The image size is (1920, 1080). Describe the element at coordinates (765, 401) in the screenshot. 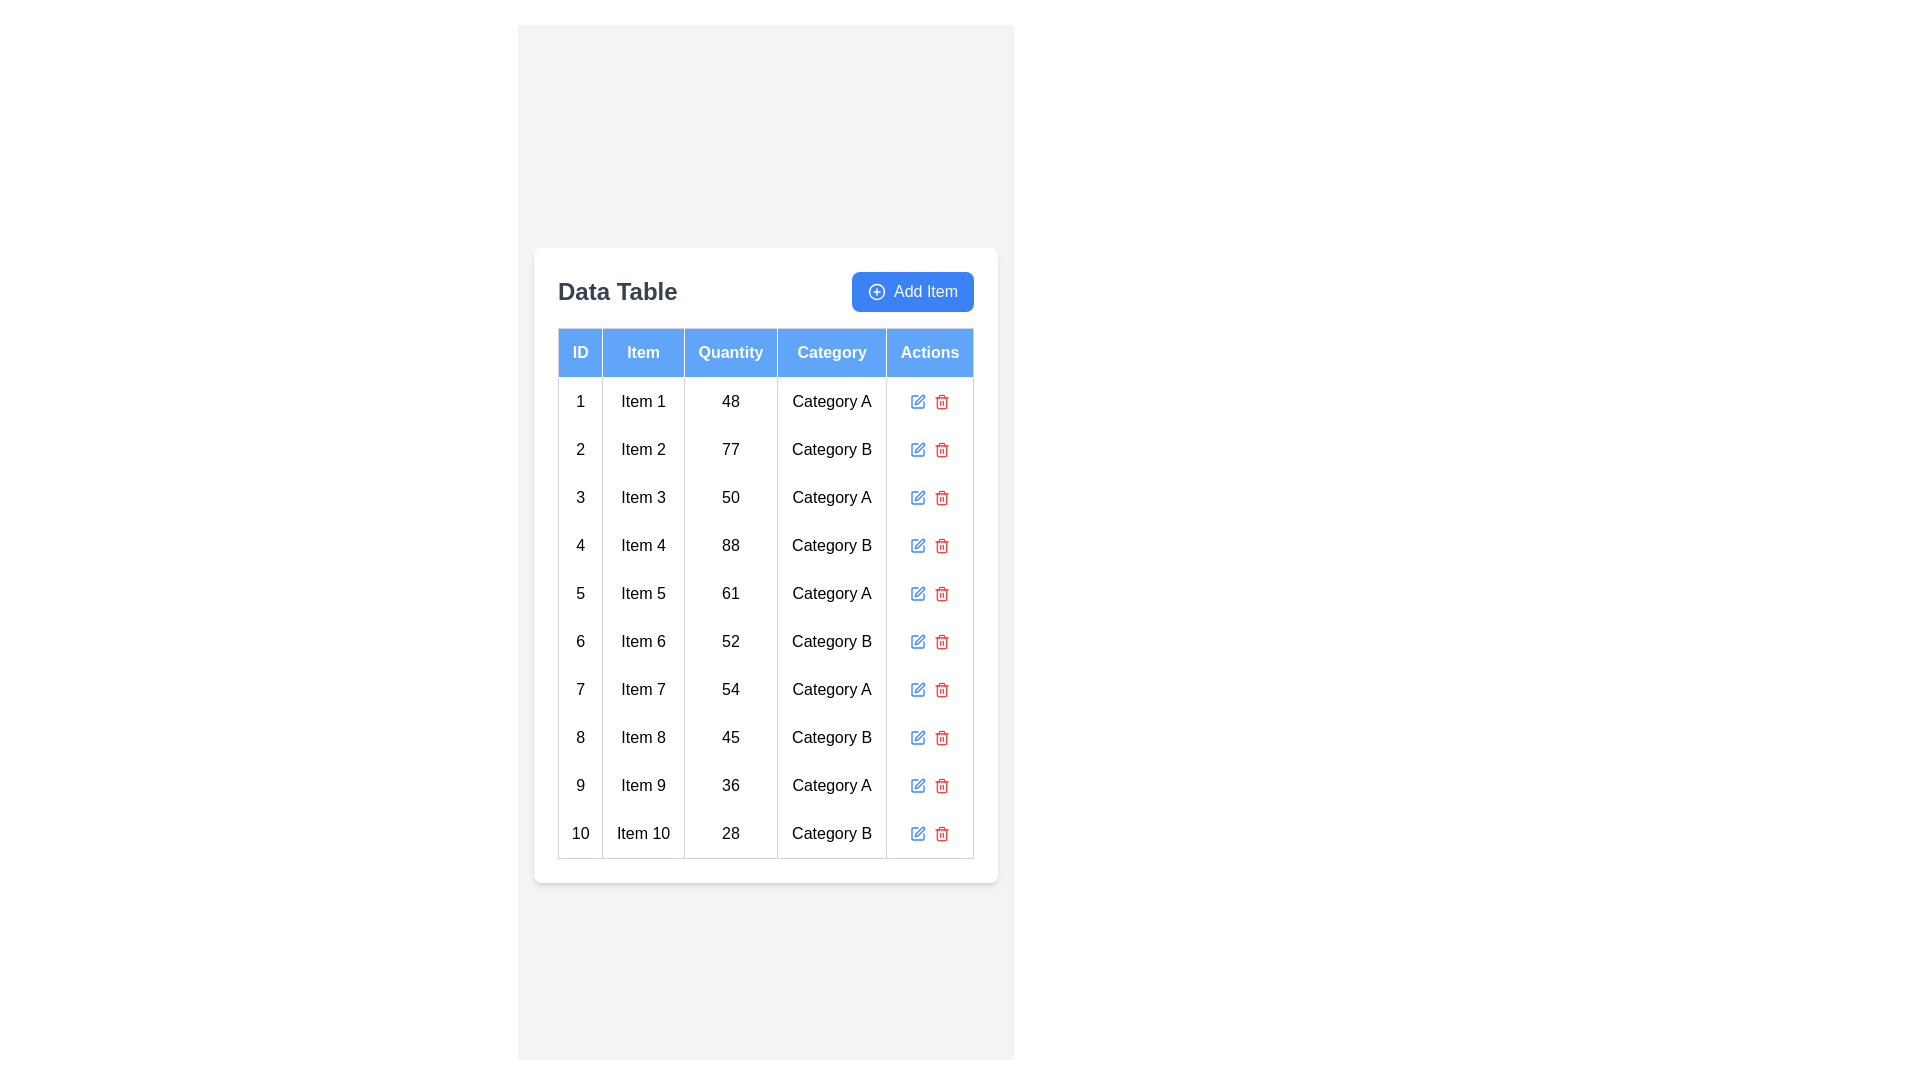

I see `the first row of the data table for navigation through keyboard actions` at that location.